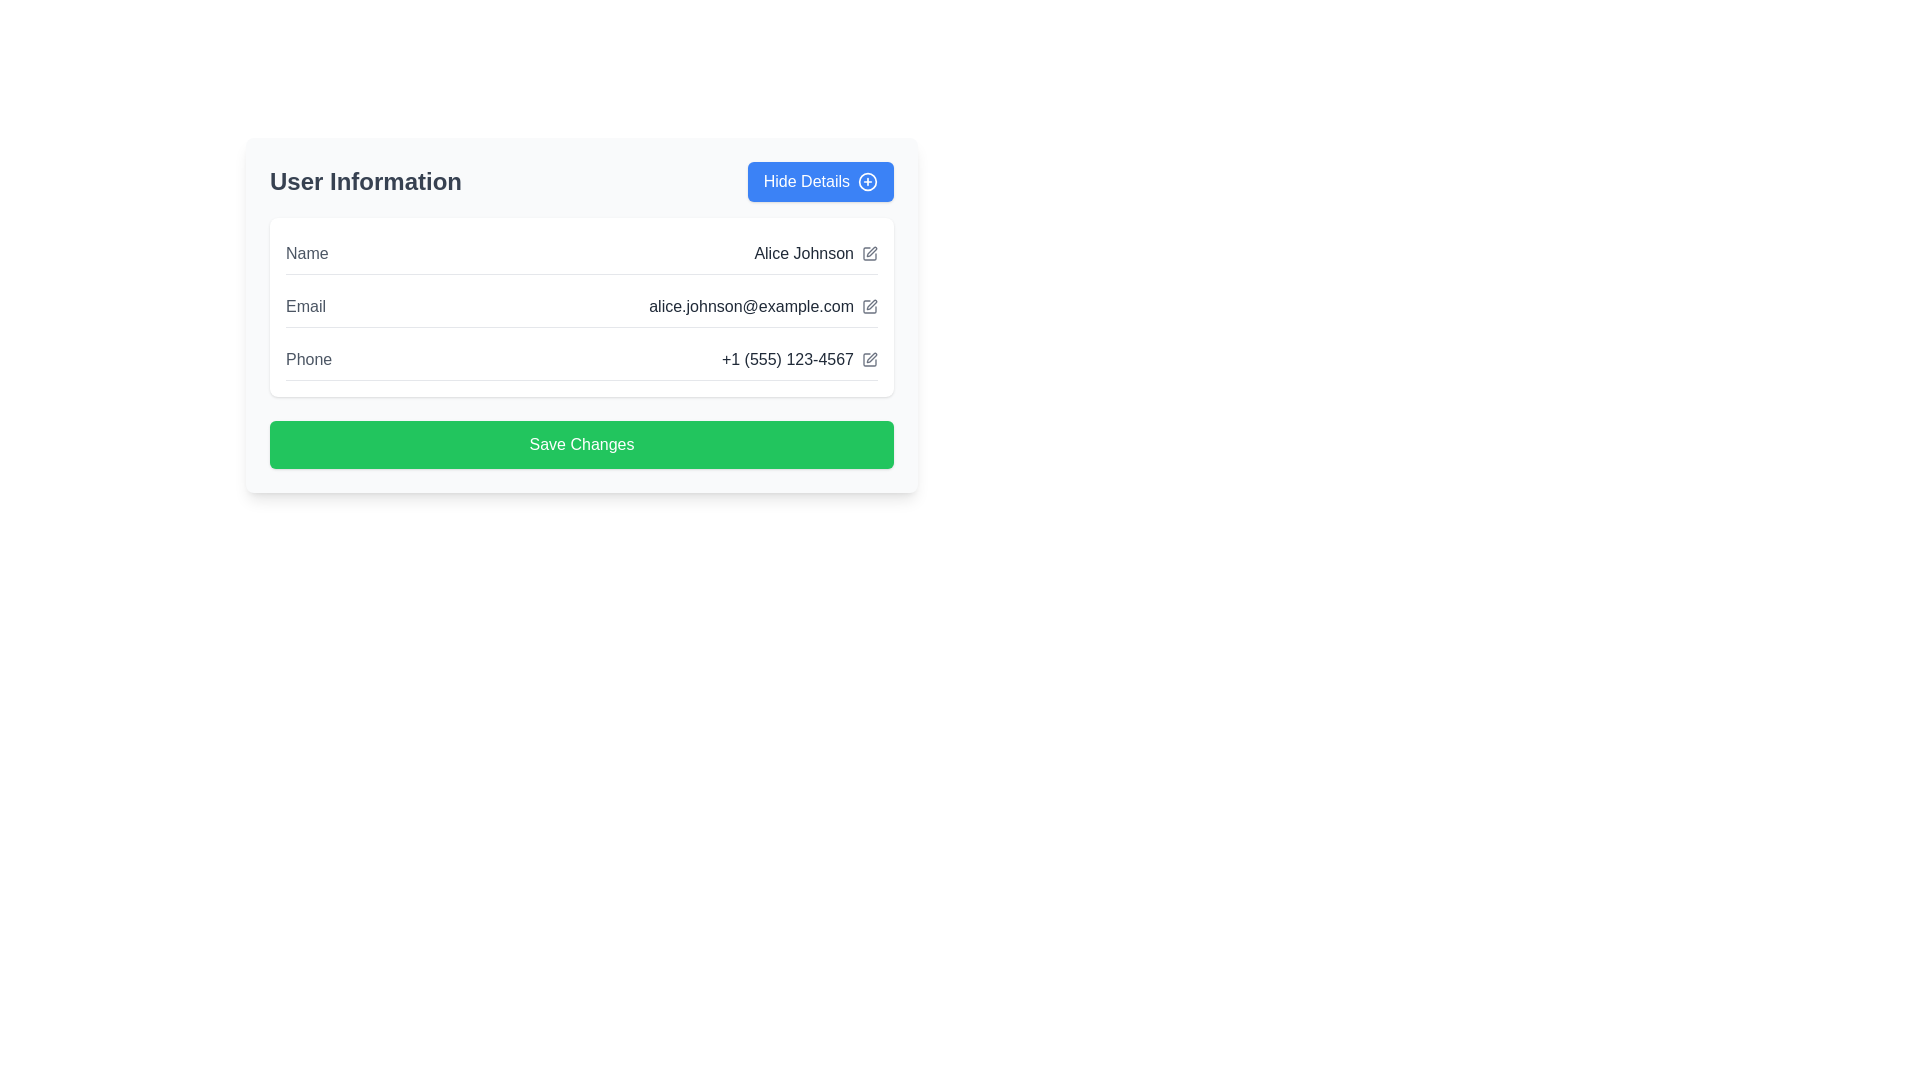 This screenshot has height=1080, width=1920. I want to click on the edit button located to the right of the email text 'alice.johnson@example.com', so click(869, 307).